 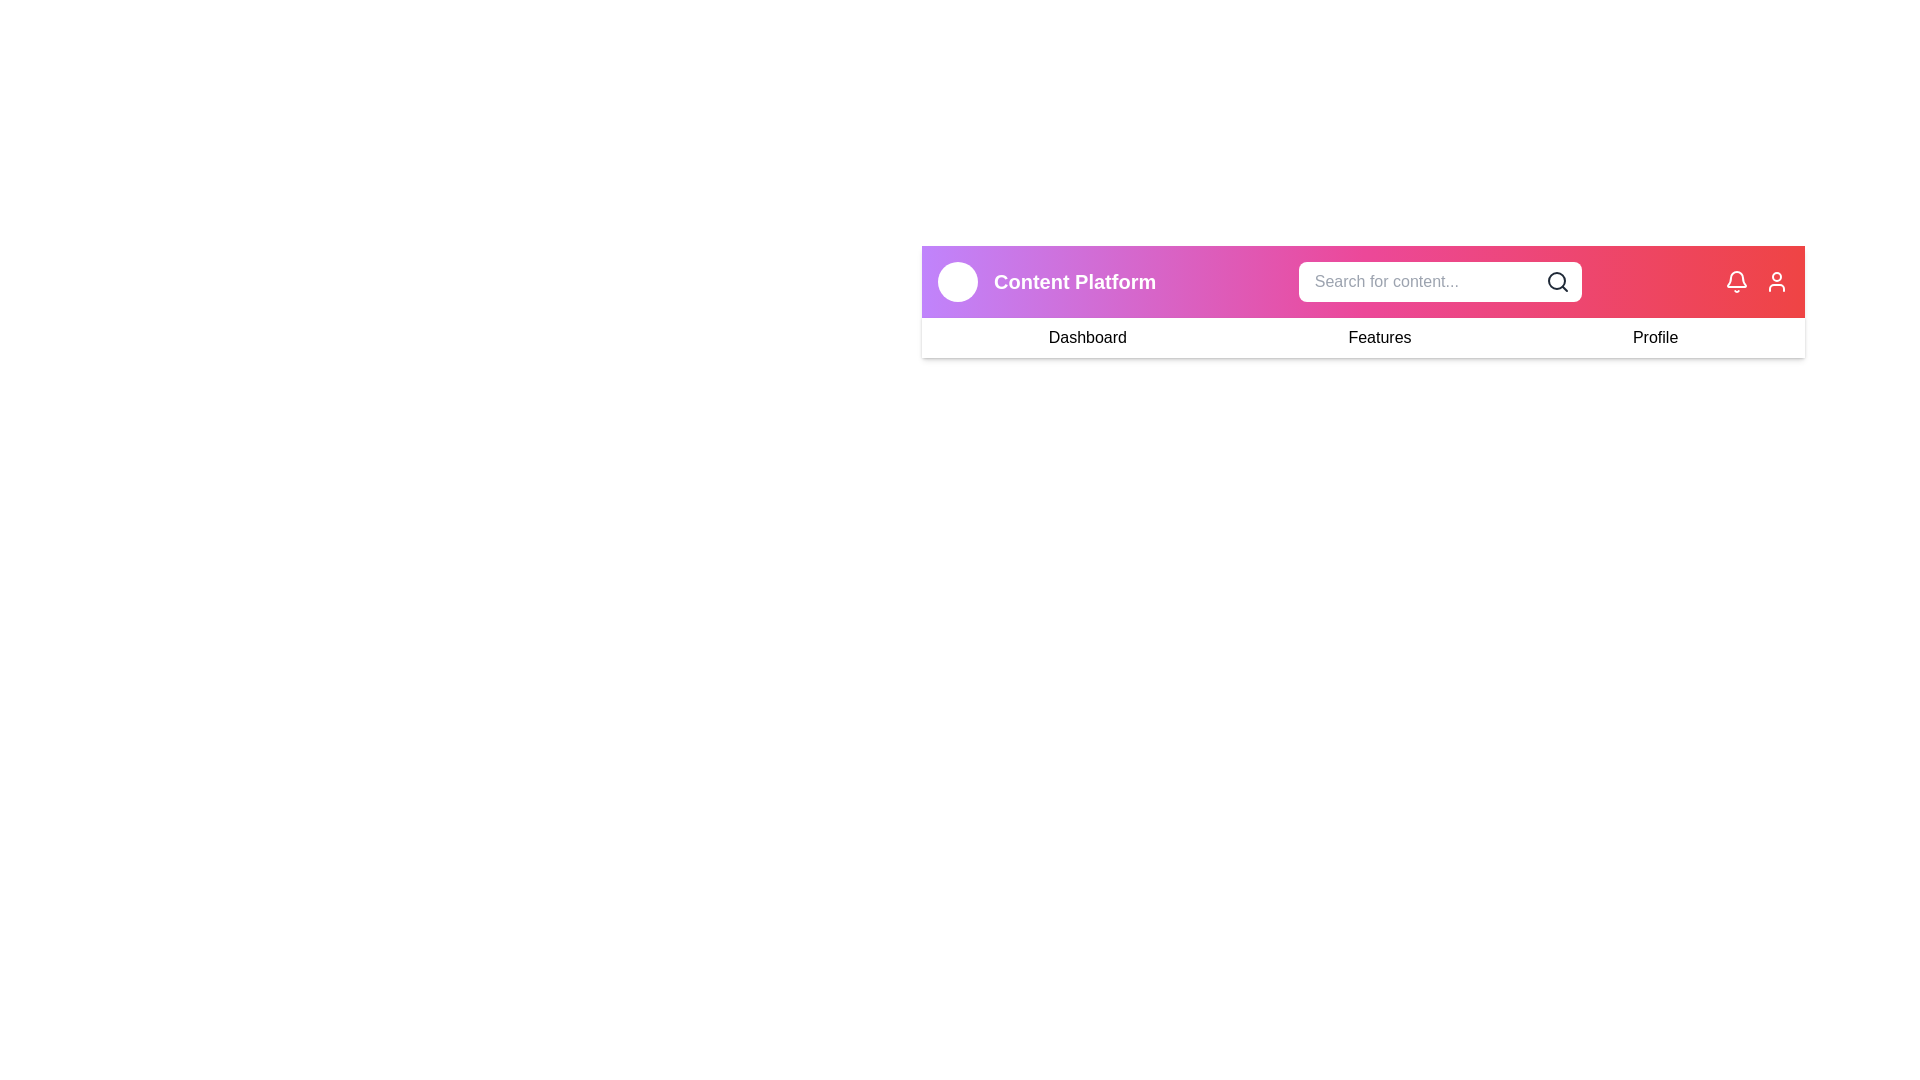 I want to click on the Dashboard navigation link, so click(x=1086, y=337).